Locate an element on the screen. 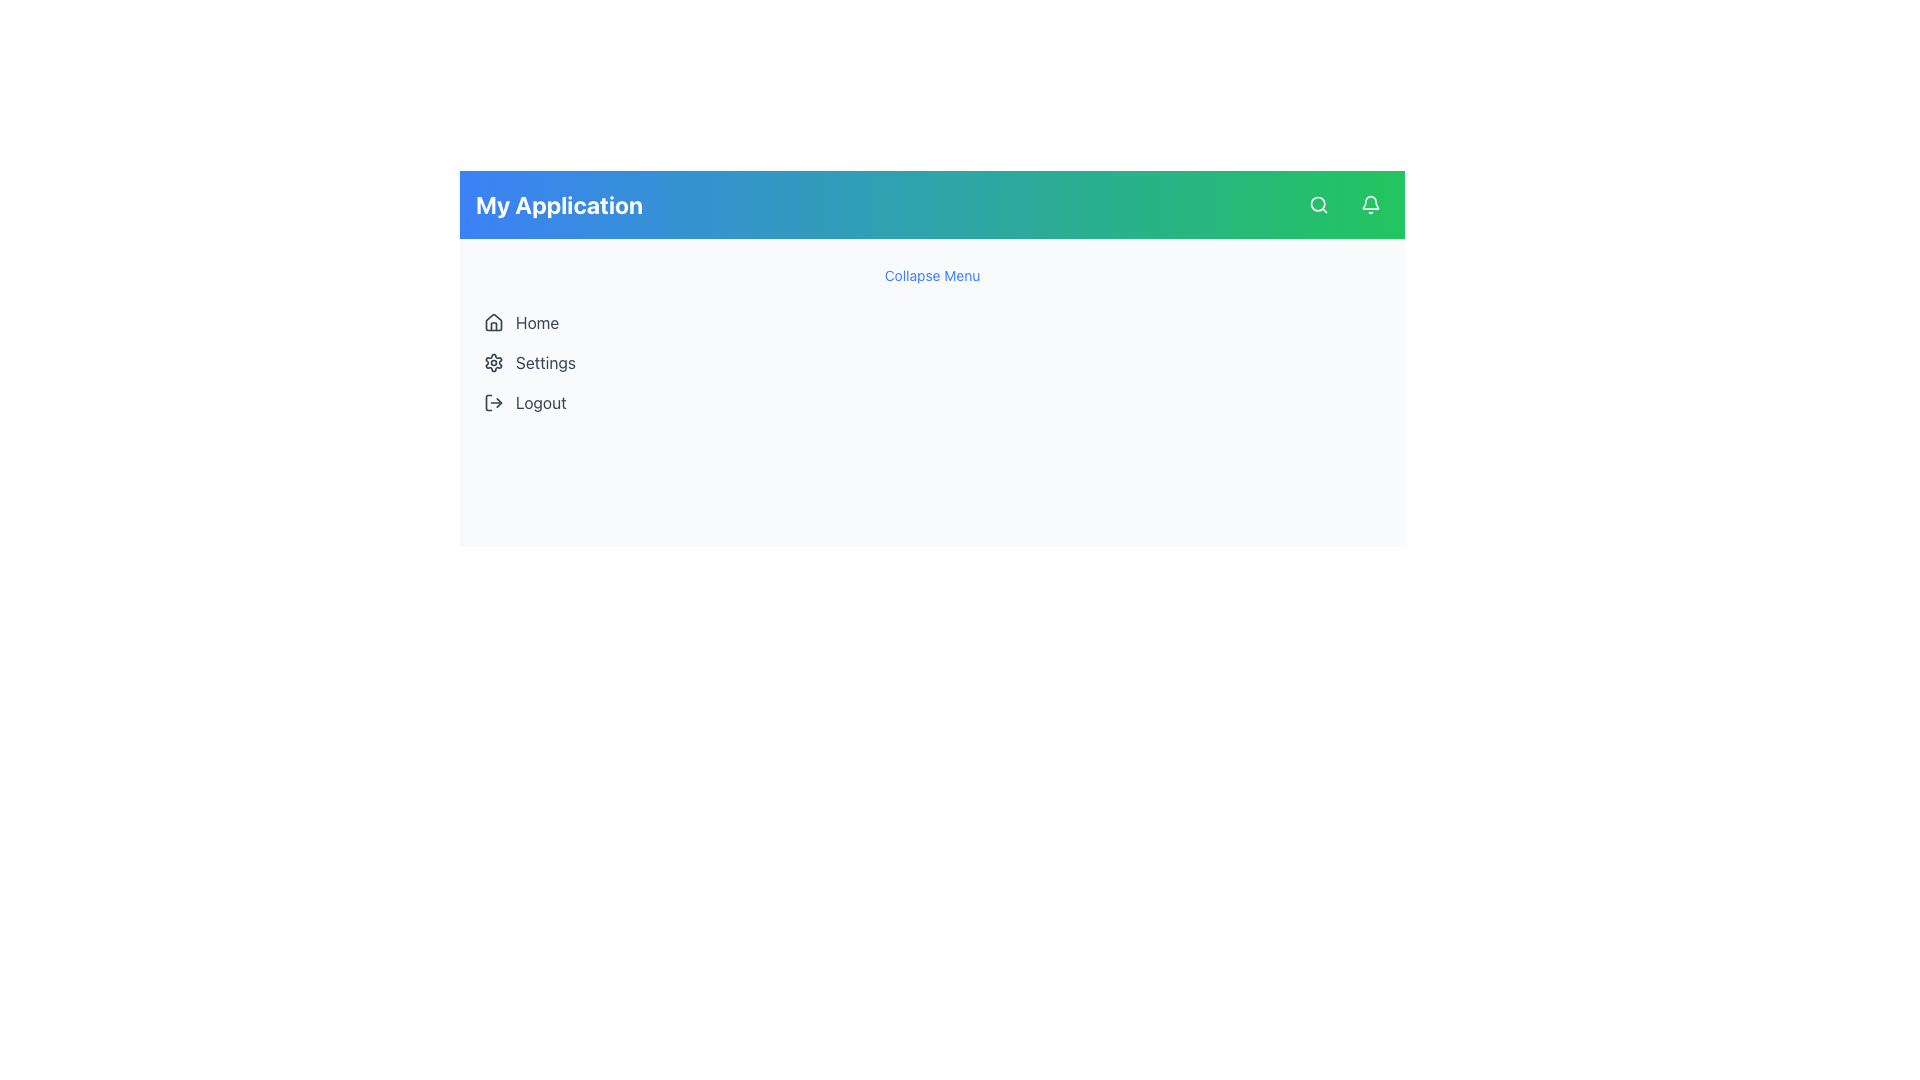  the 'Logout' label located at the bottom of the vertical menu is located at coordinates (541, 402).